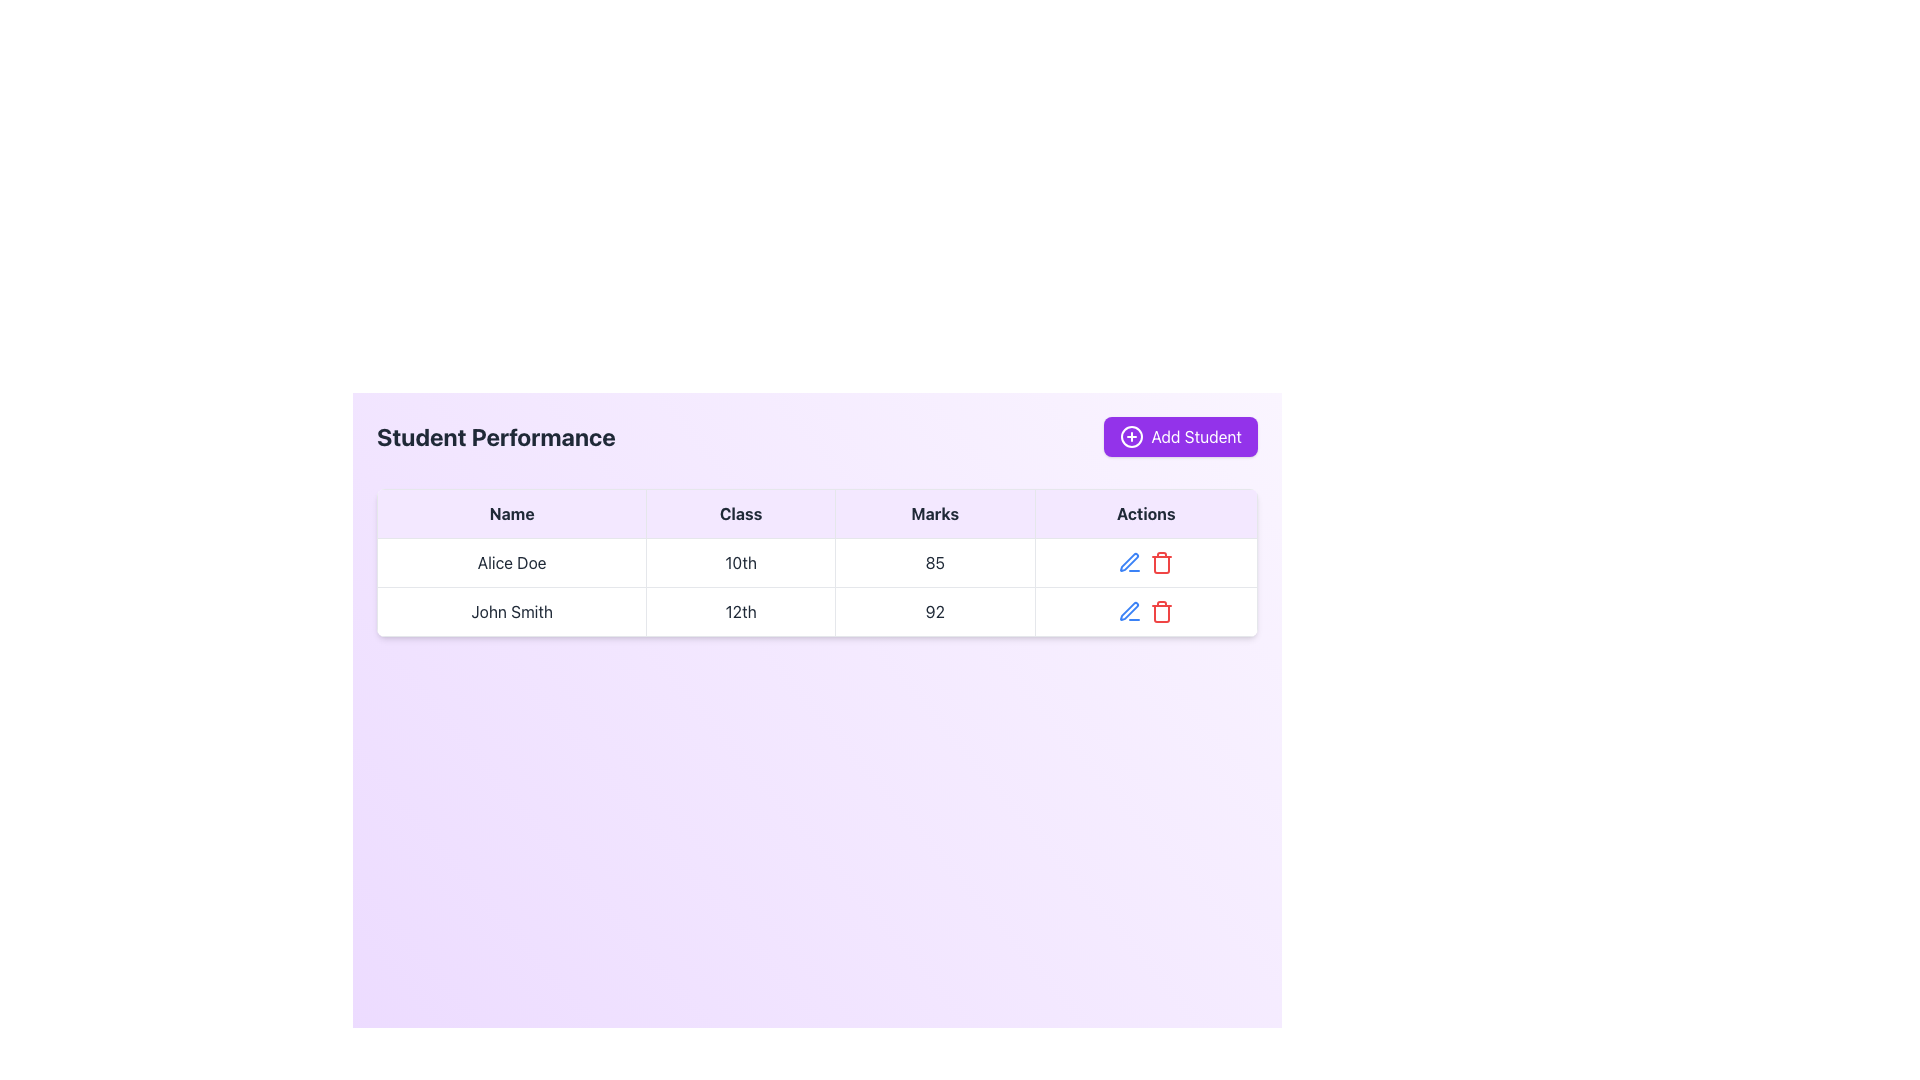  What do you see at coordinates (1146, 563) in the screenshot?
I see `the pen icon in the Actions column of the table` at bounding box center [1146, 563].